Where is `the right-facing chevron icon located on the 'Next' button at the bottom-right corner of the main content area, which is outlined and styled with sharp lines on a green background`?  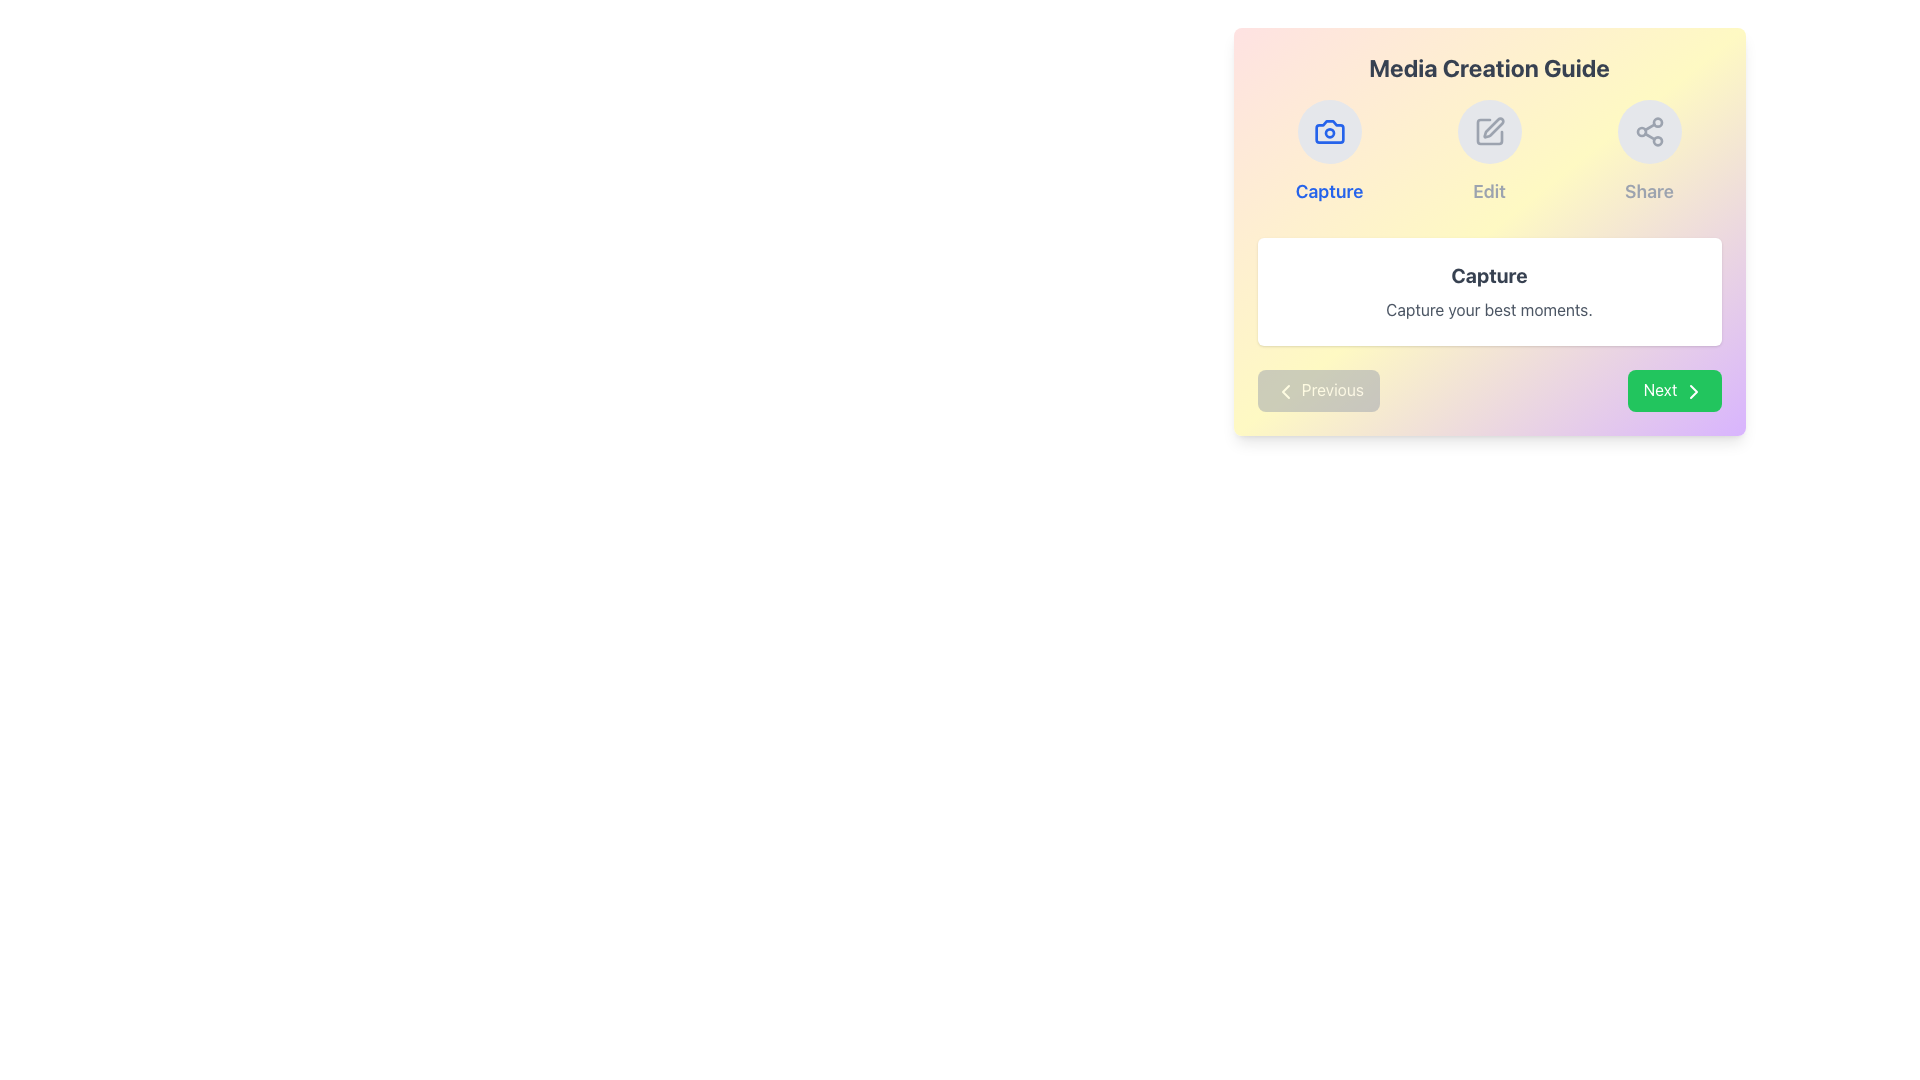 the right-facing chevron icon located on the 'Next' button at the bottom-right corner of the main content area, which is outlined and styled with sharp lines on a green background is located at coordinates (1692, 391).